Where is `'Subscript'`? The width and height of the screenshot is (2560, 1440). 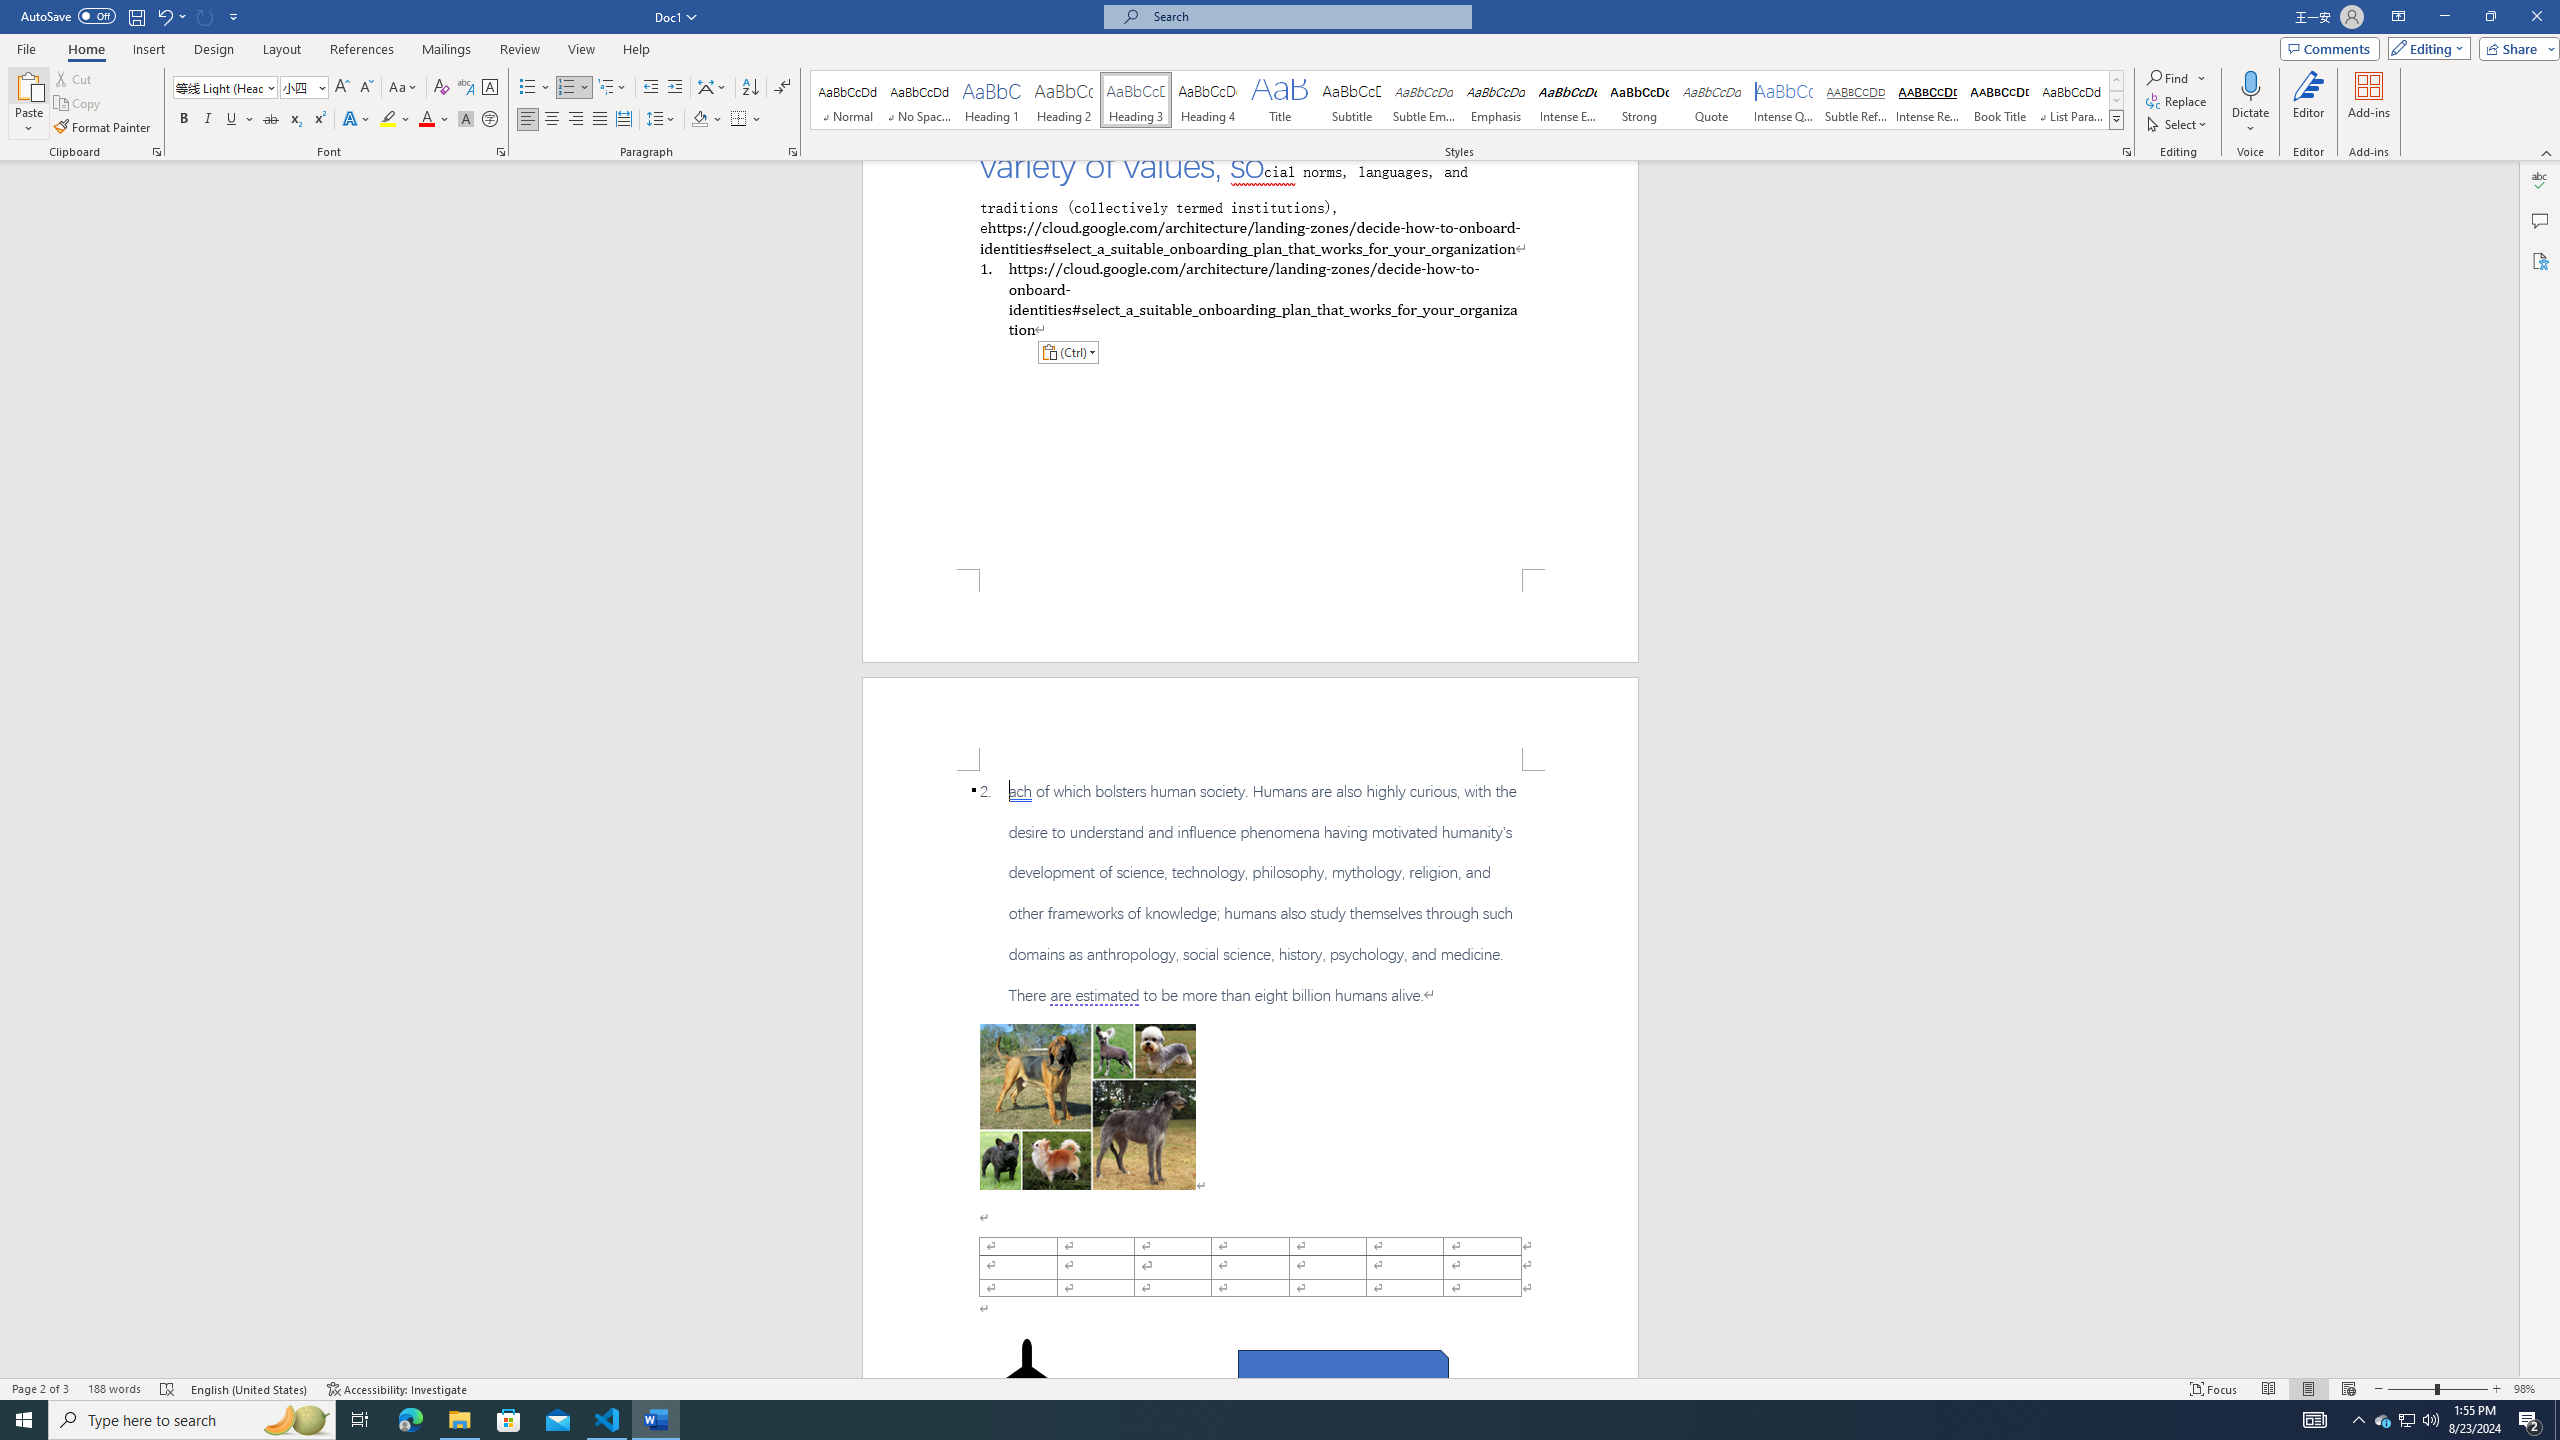
'Subscript' is located at coordinates (294, 118).